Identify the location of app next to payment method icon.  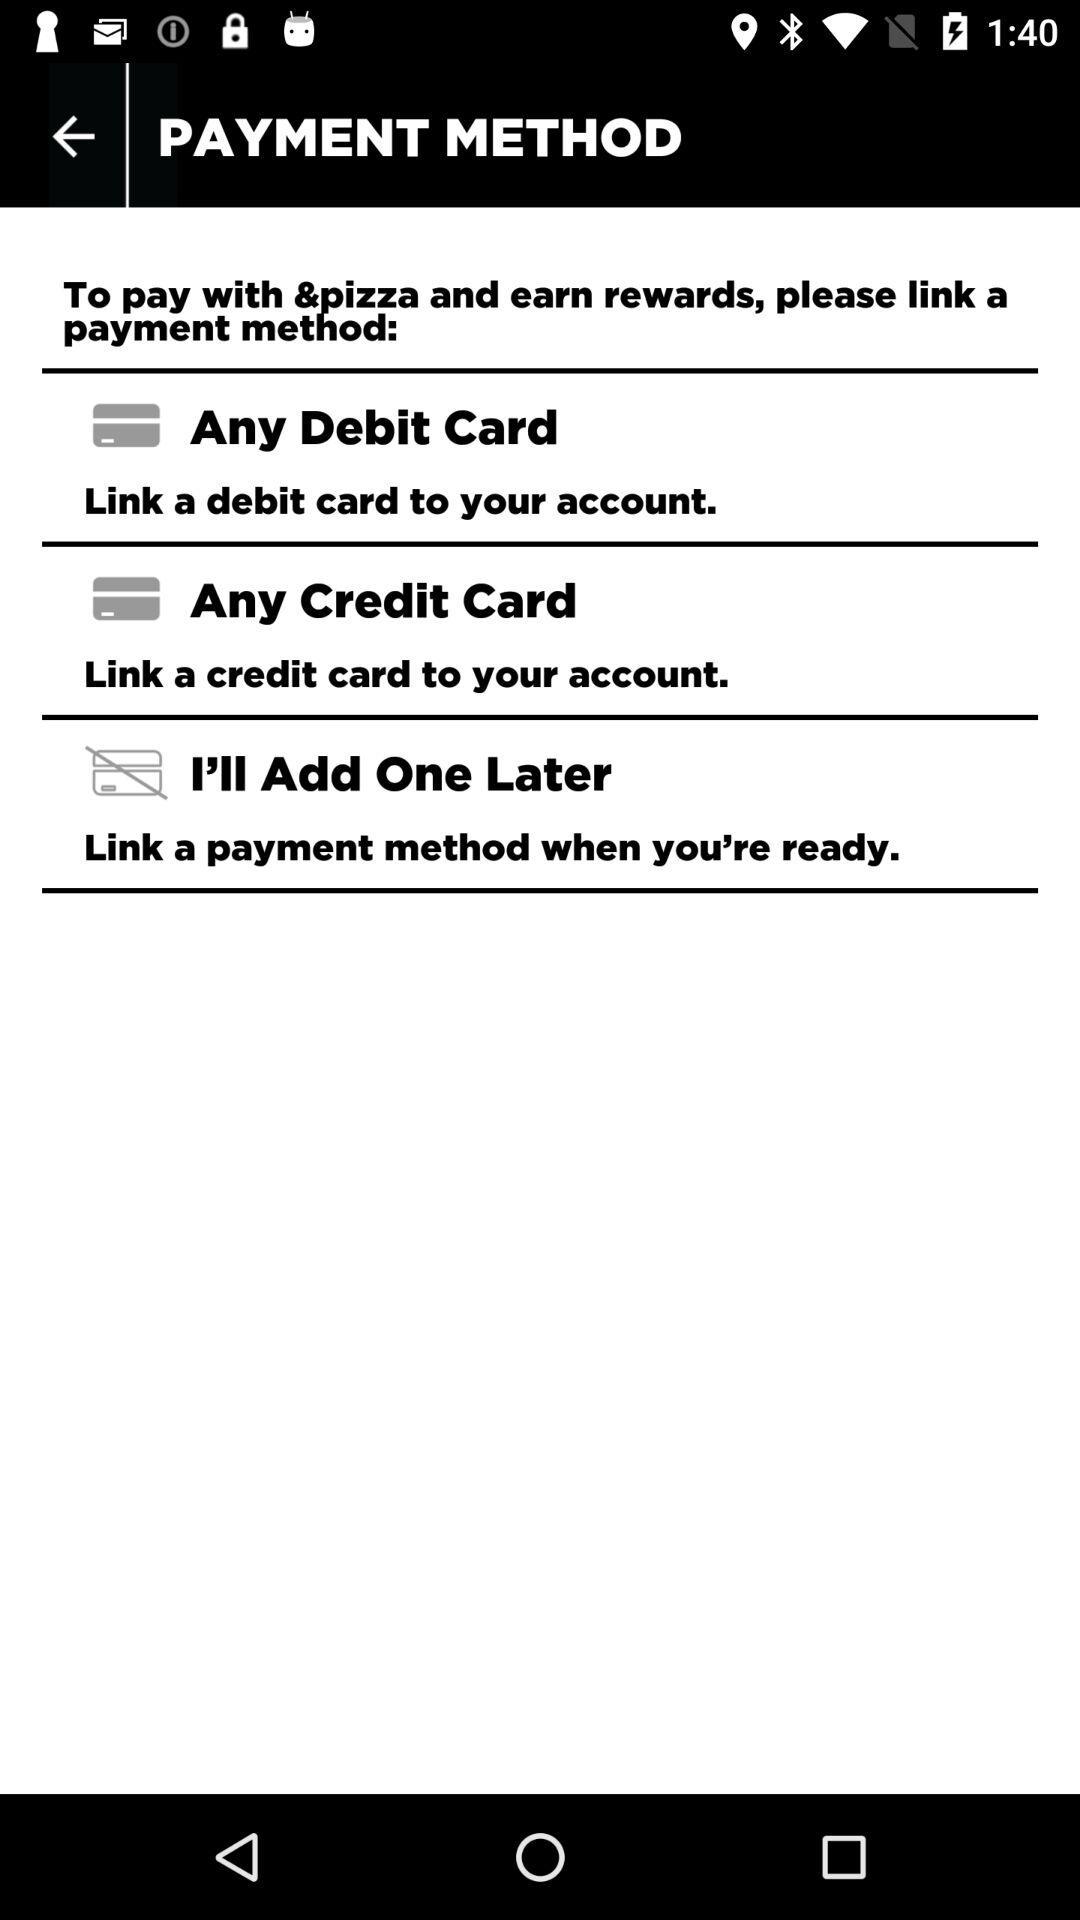
(72, 135).